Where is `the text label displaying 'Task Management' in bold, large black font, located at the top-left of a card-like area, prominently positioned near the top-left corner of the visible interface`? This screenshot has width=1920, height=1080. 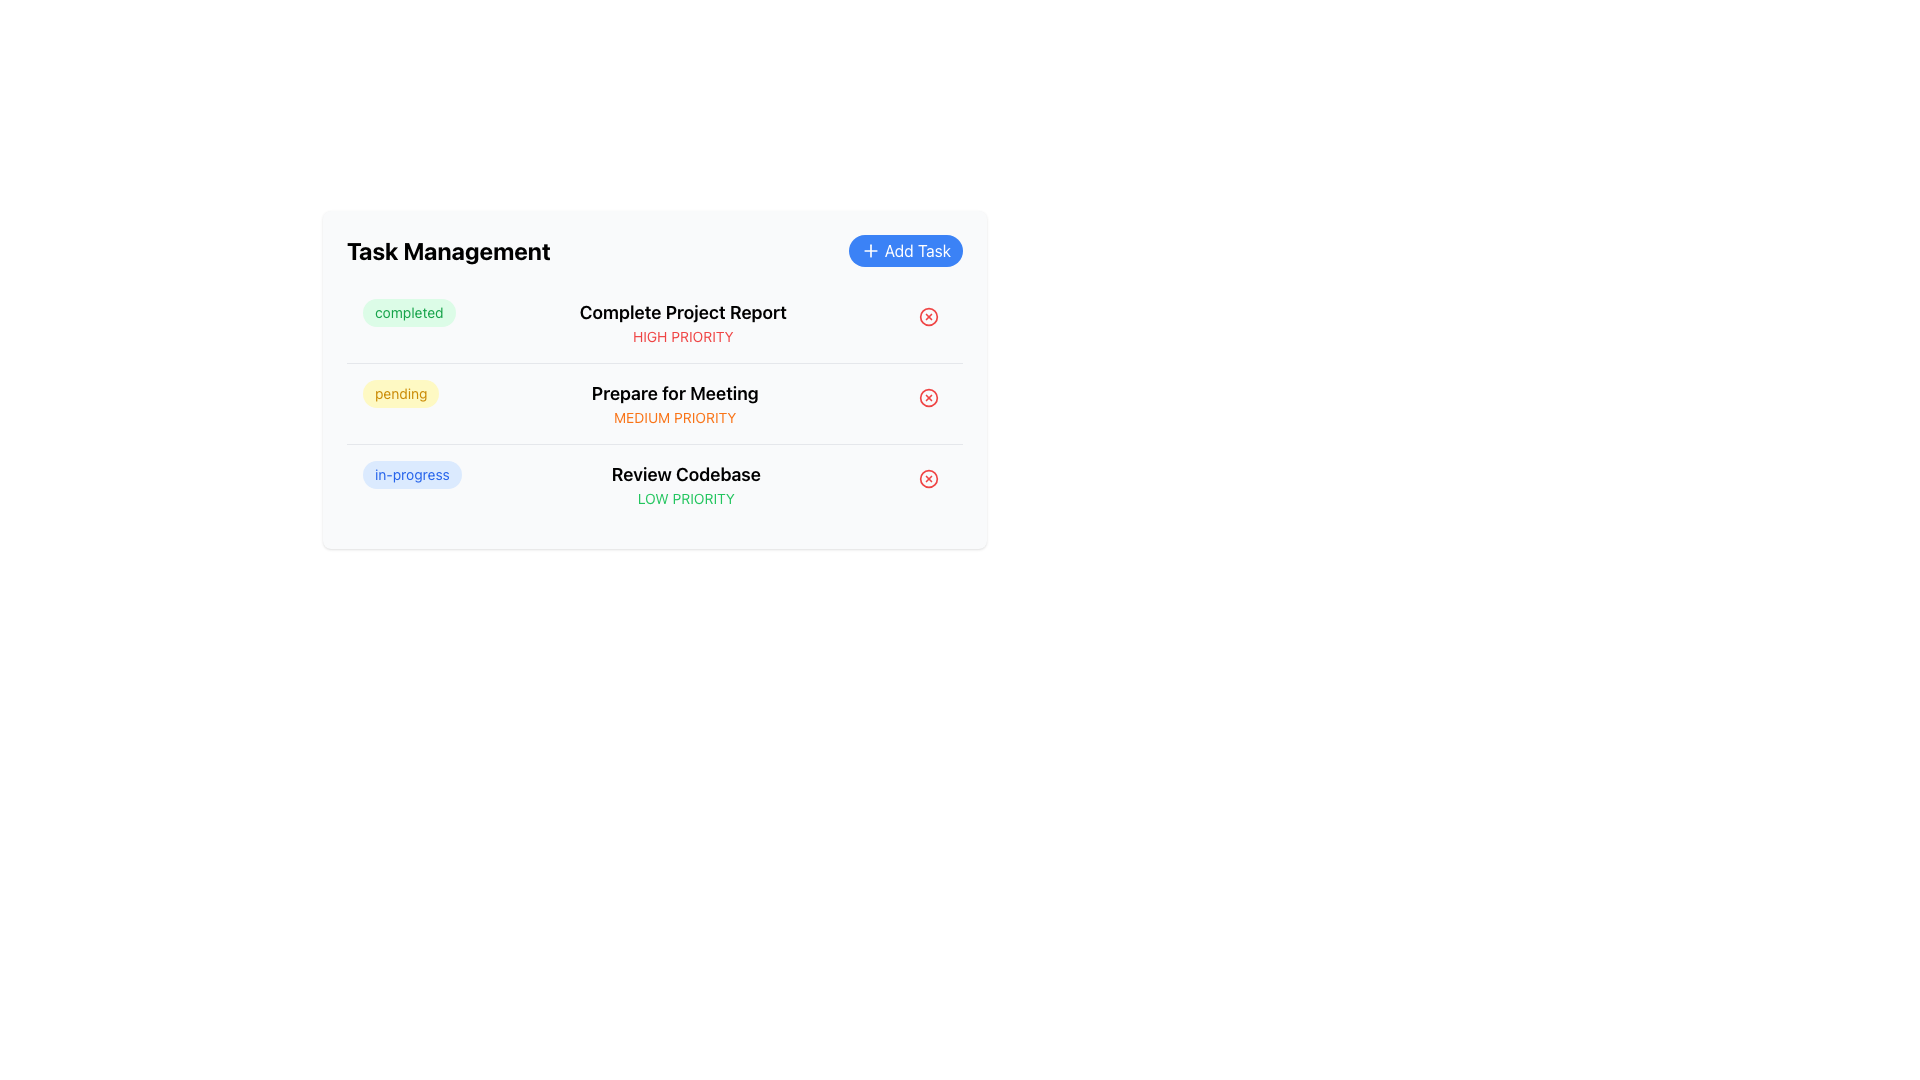 the text label displaying 'Task Management' in bold, large black font, located at the top-left of a card-like area, prominently positioned near the top-left corner of the visible interface is located at coordinates (447, 249).